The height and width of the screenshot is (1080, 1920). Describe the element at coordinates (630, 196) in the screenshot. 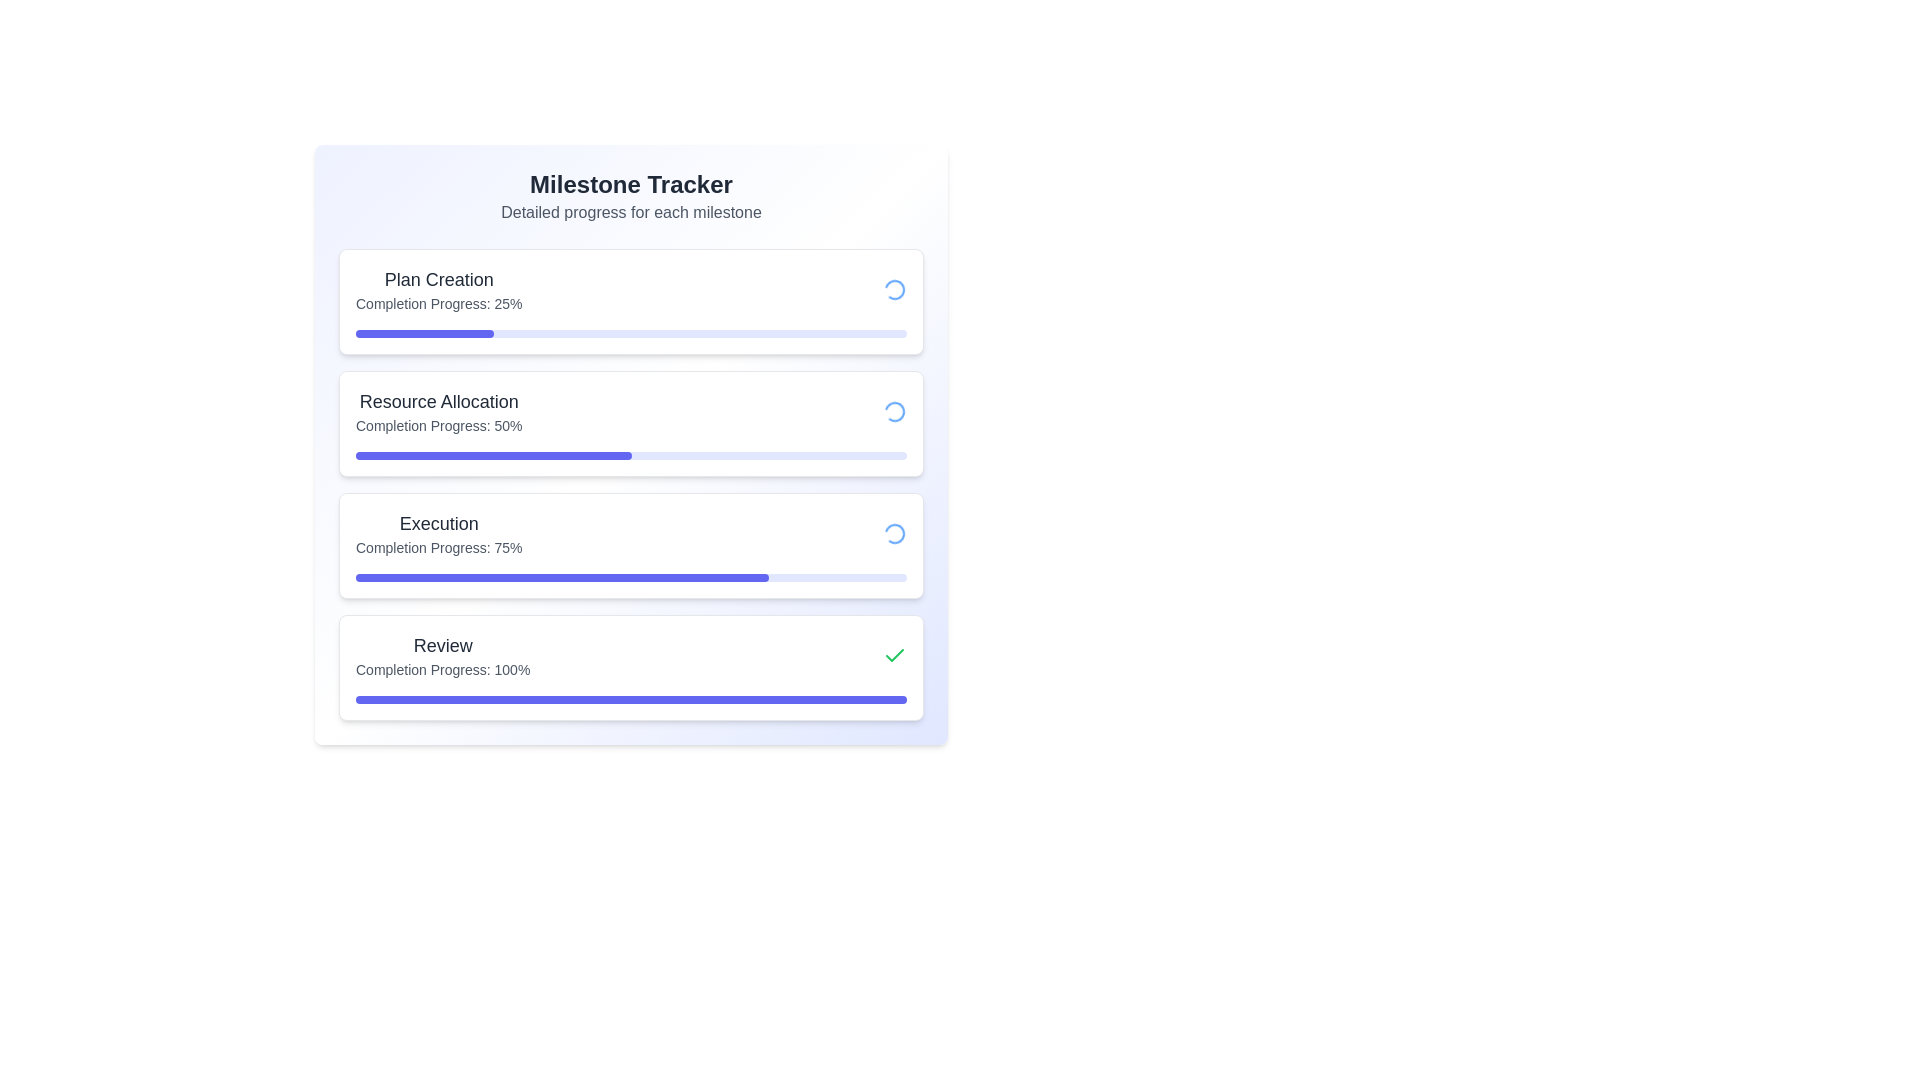

I see `text of the heading 'Milestone Tracker' and its details 'Detailed progress for each milestone' located at the top center of the card-like interface` at that location.